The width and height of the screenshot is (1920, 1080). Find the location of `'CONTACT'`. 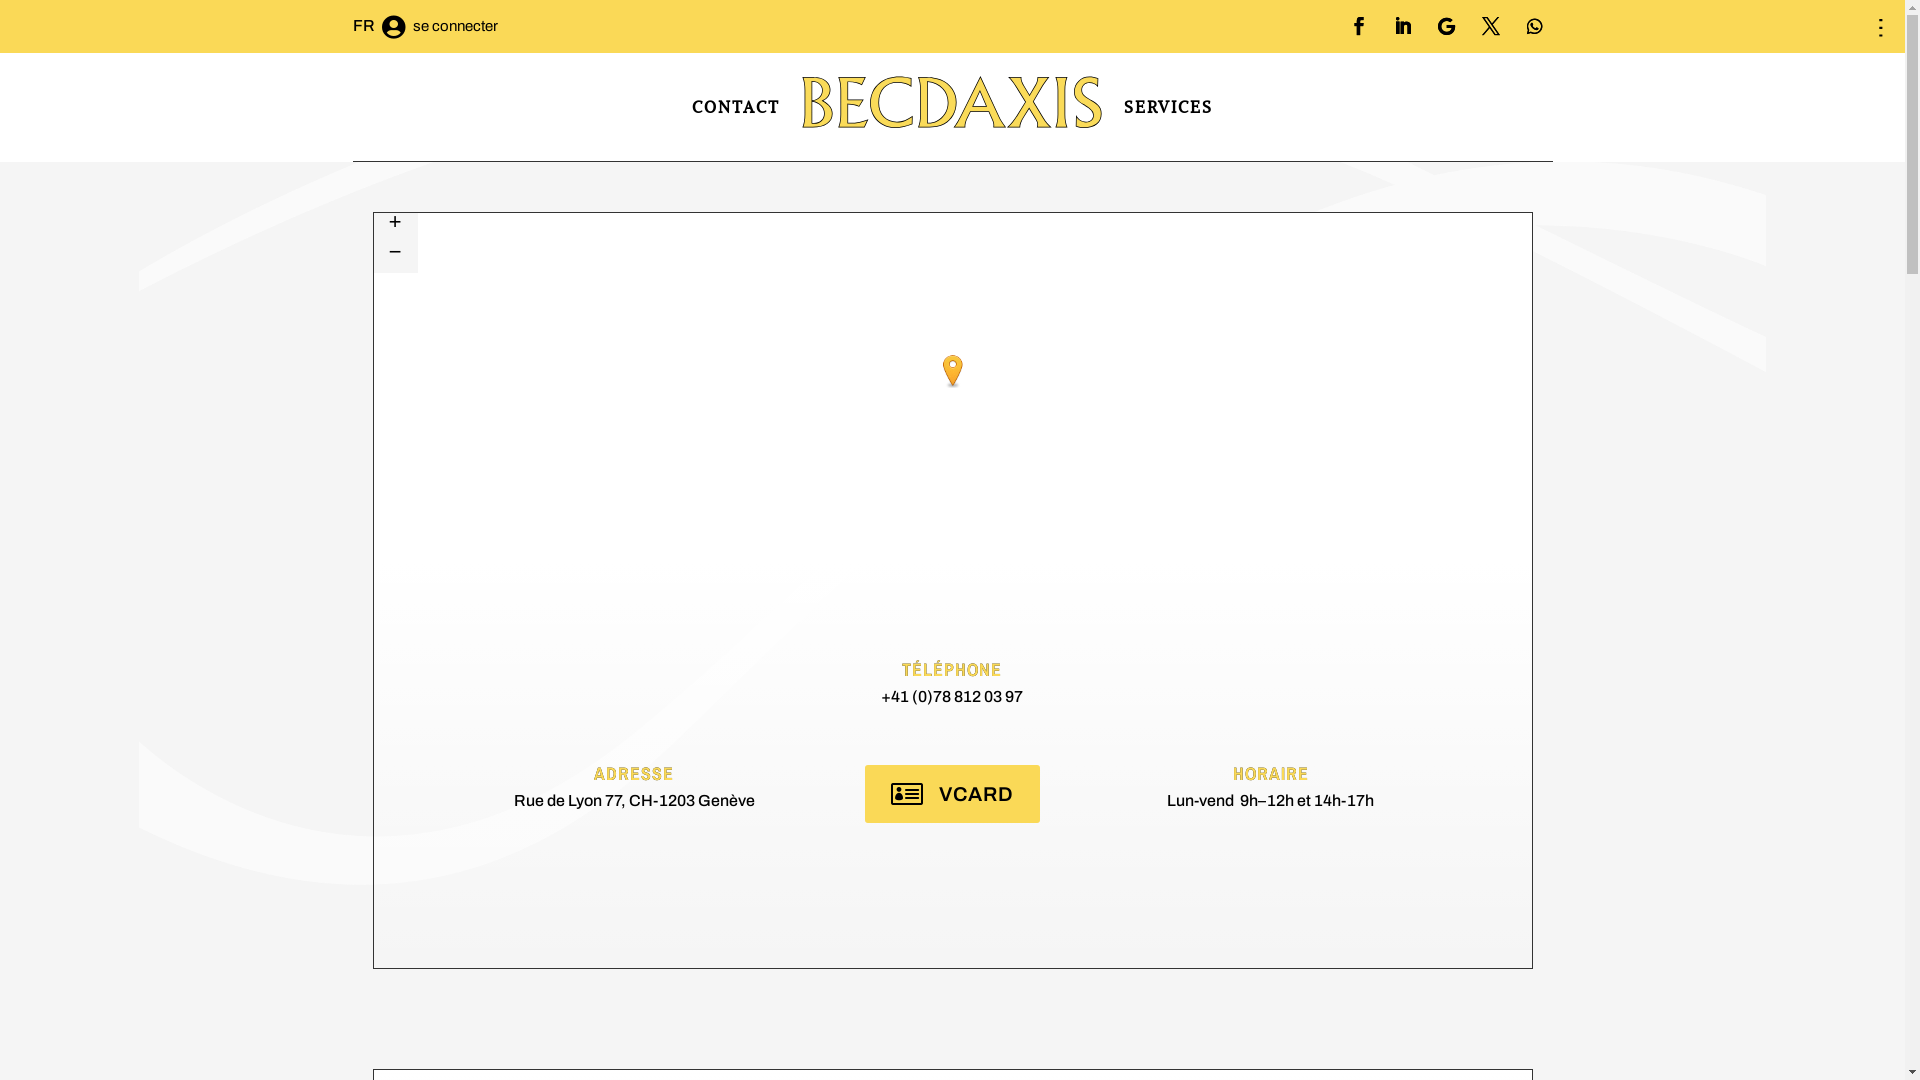

'CONTACT' is located at coordinates (734, 107).